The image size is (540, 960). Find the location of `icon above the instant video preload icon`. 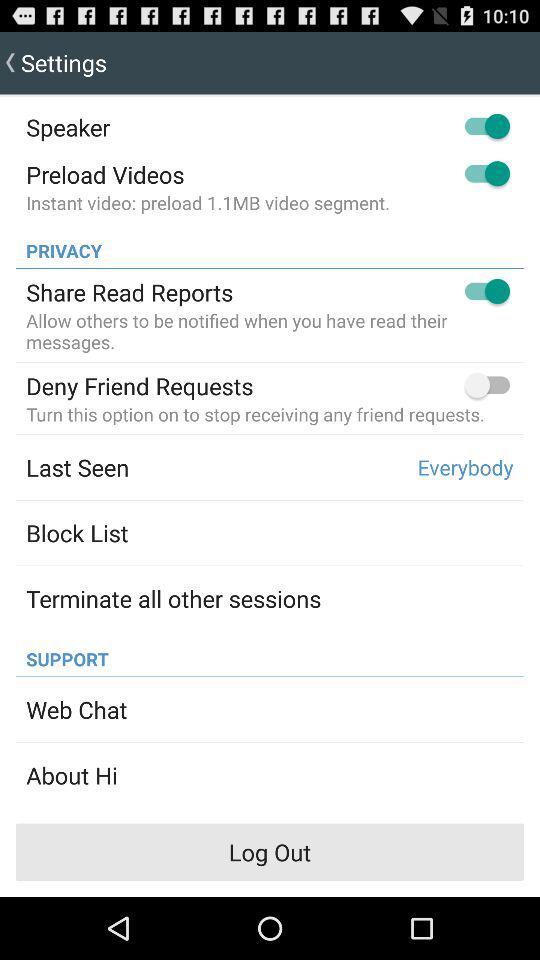

icon above the instant video preload icon is located at coordinates (105, 173).